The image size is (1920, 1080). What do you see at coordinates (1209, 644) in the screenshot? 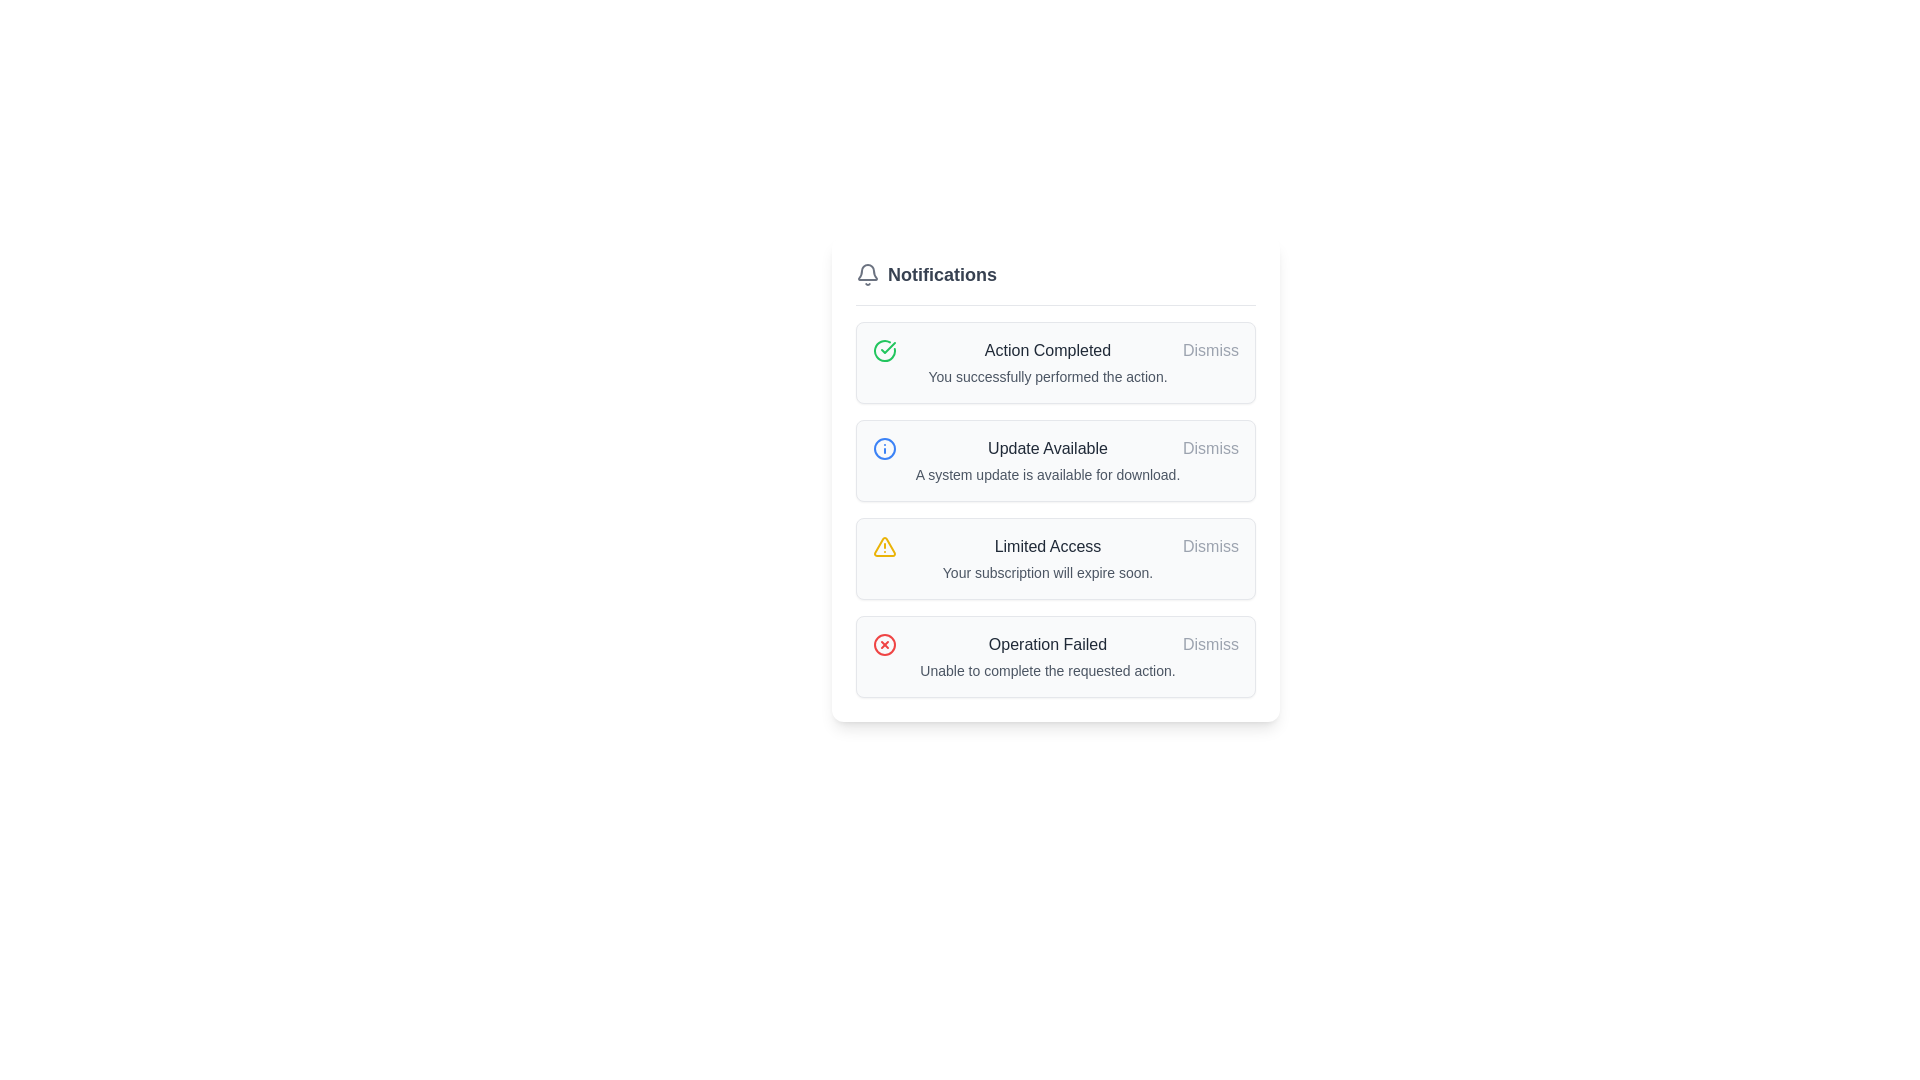
I see `the dismiss button located at the top right corner of the 'Operation Failed' notification card` at bounding box center [1209, 644].